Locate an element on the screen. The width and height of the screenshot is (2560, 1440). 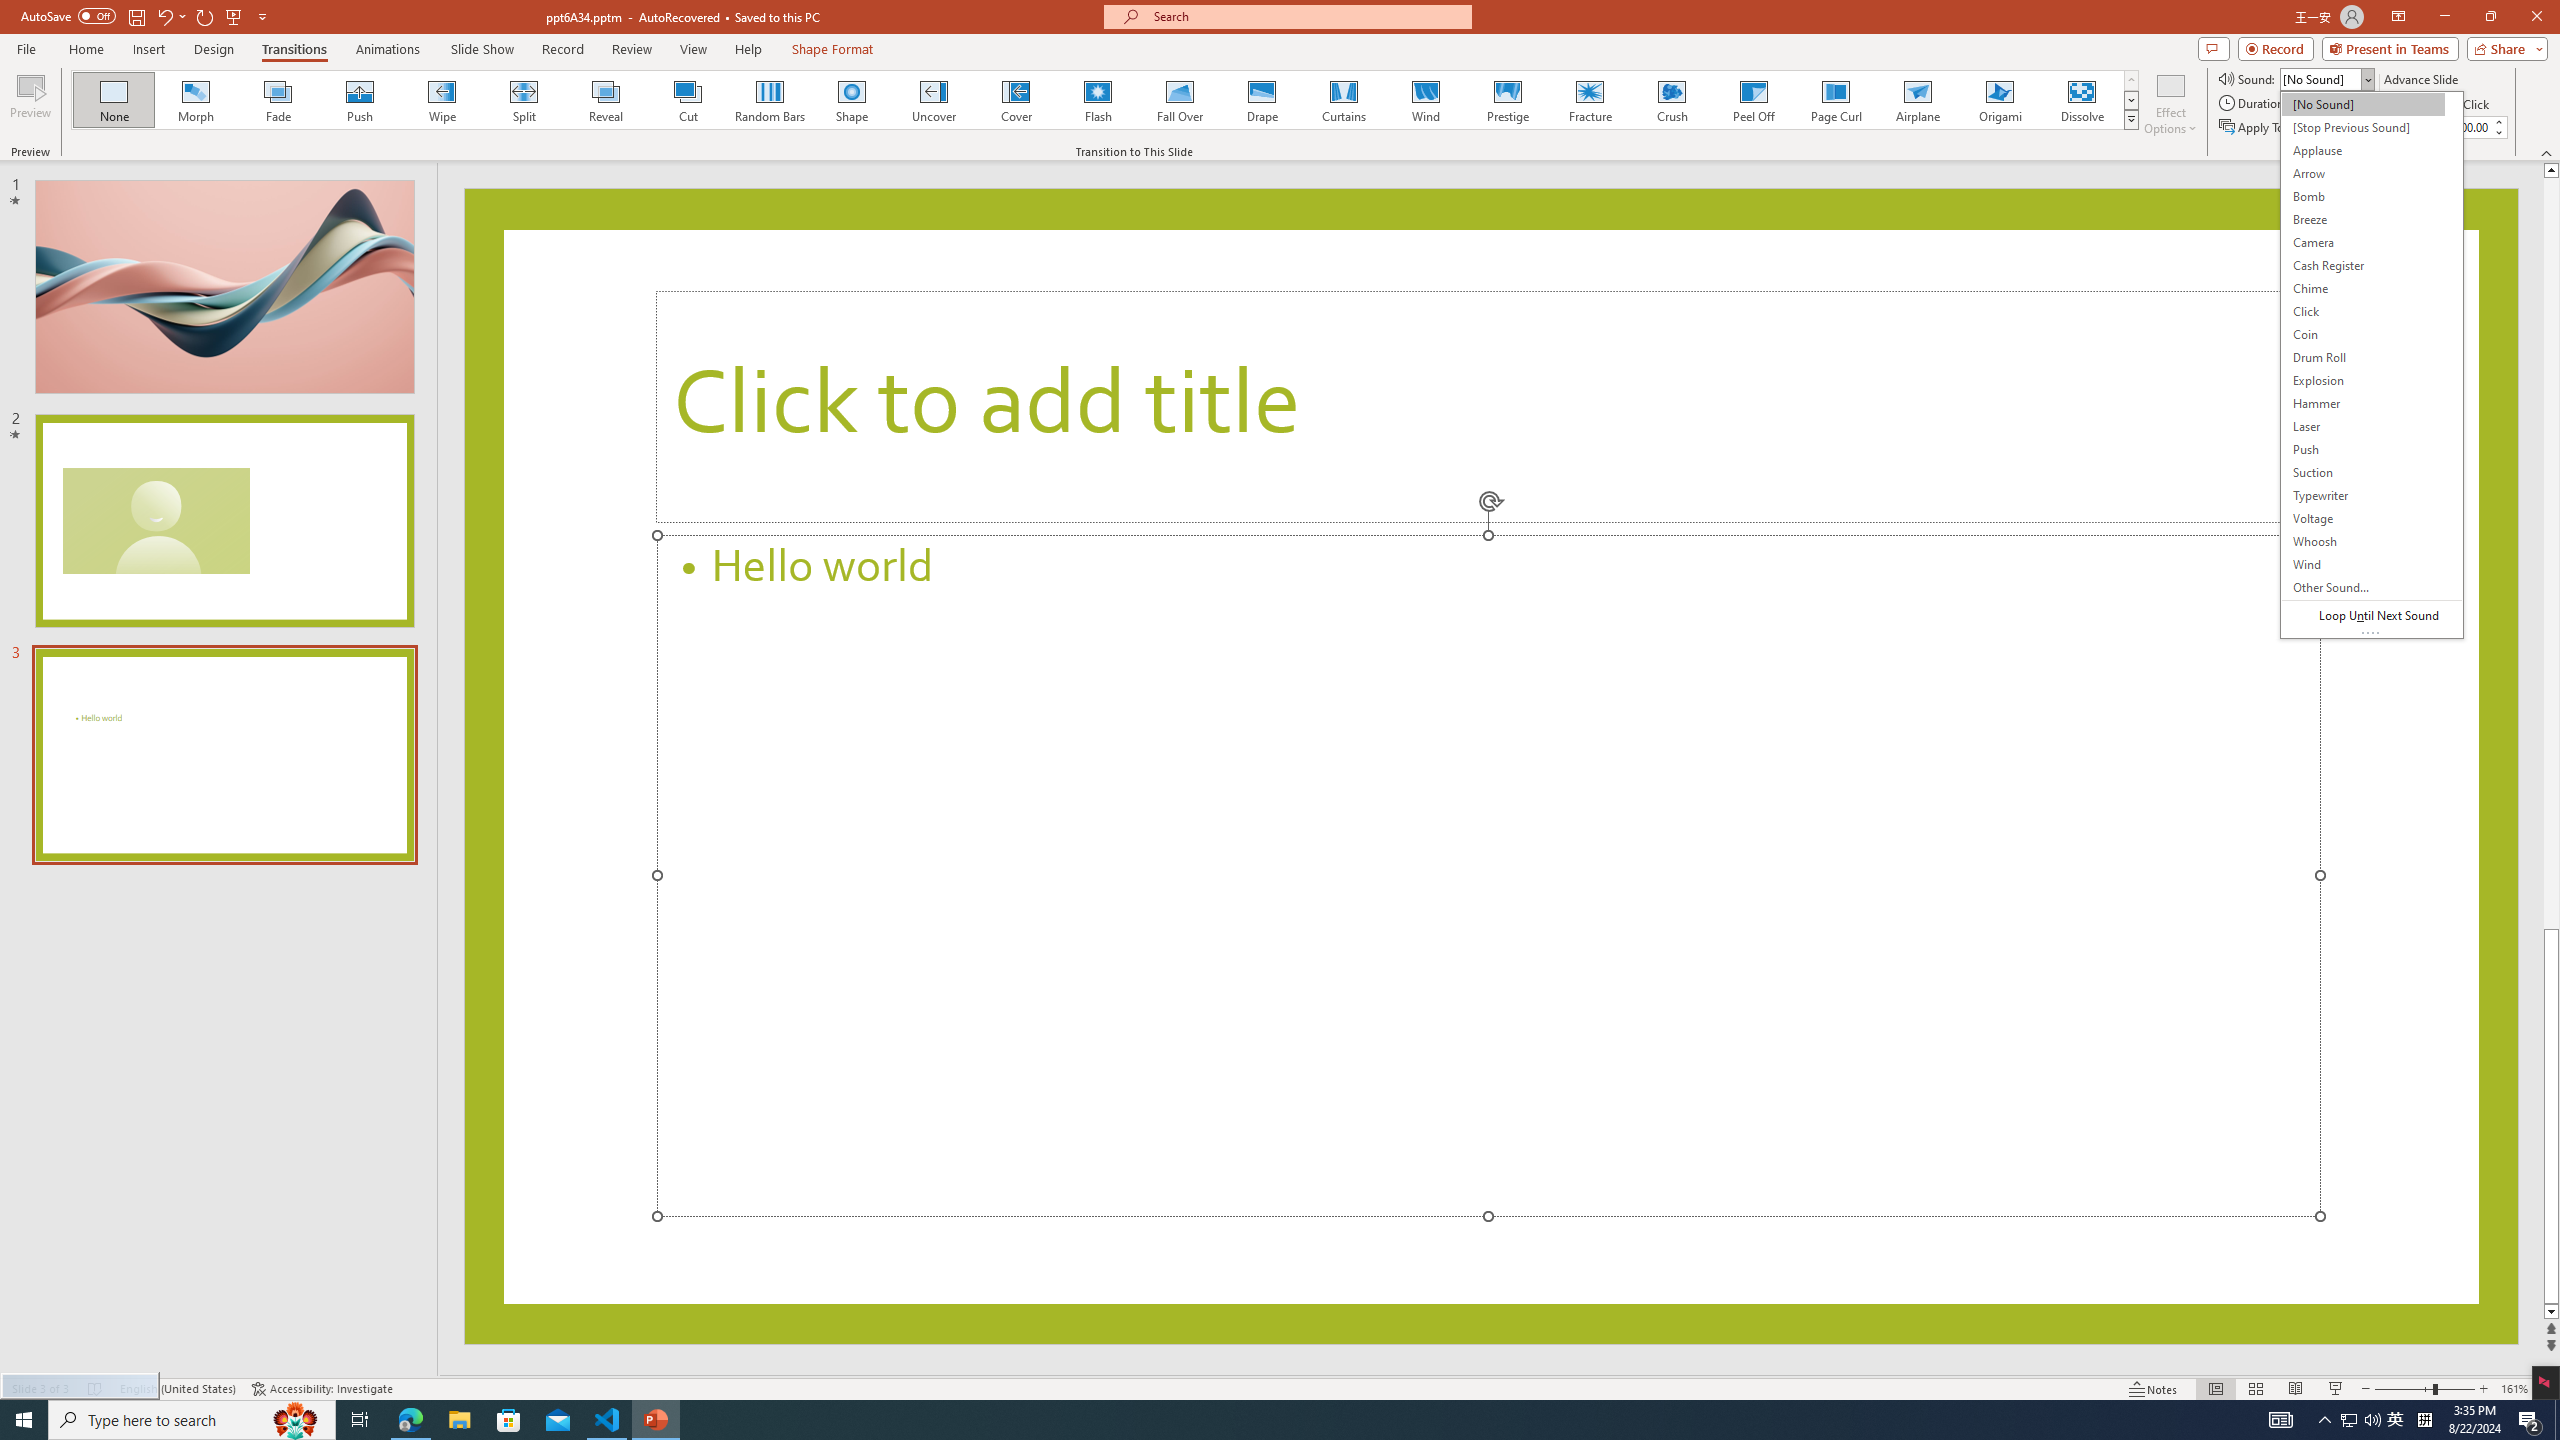
'Fall Over' is located at coordinates (1179, 99).